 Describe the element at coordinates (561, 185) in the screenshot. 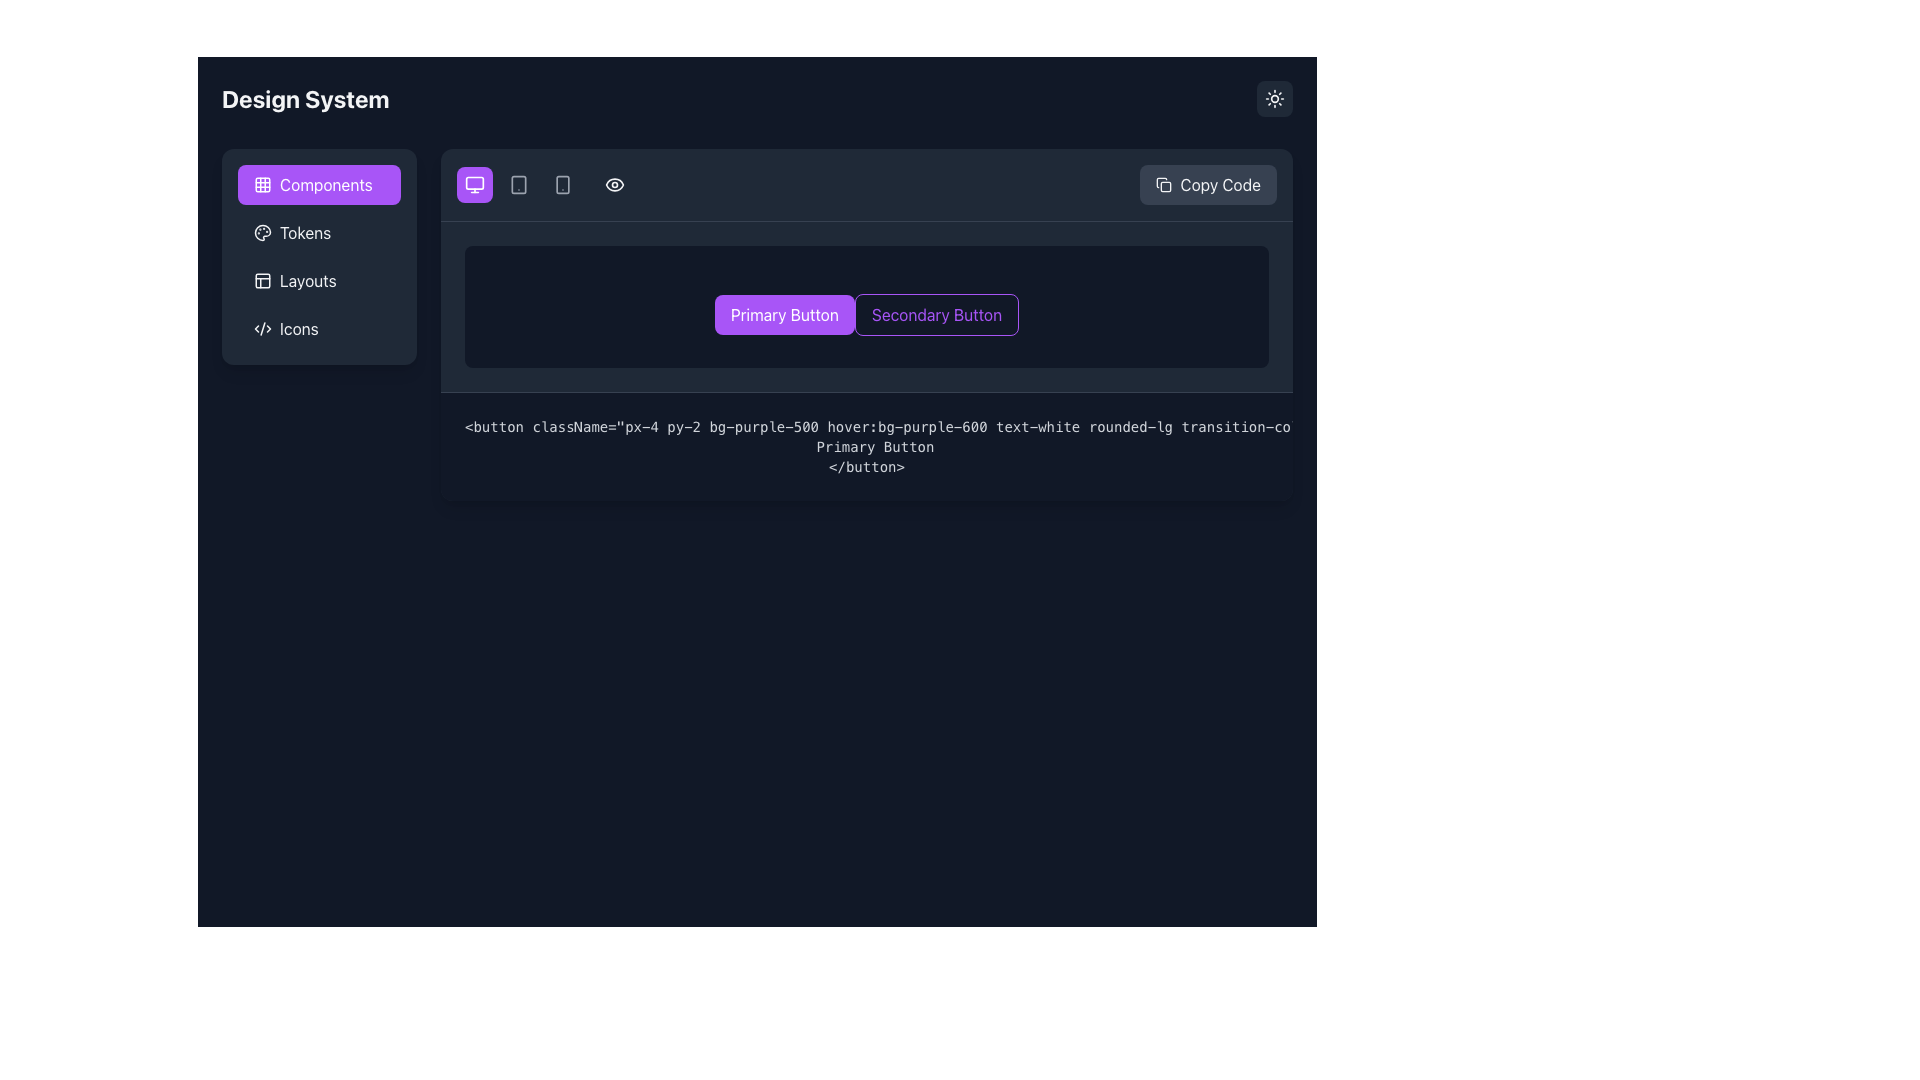

I see `the small, gray, rectangular button with a smartphone icon in the top-right toolbar` at that location.